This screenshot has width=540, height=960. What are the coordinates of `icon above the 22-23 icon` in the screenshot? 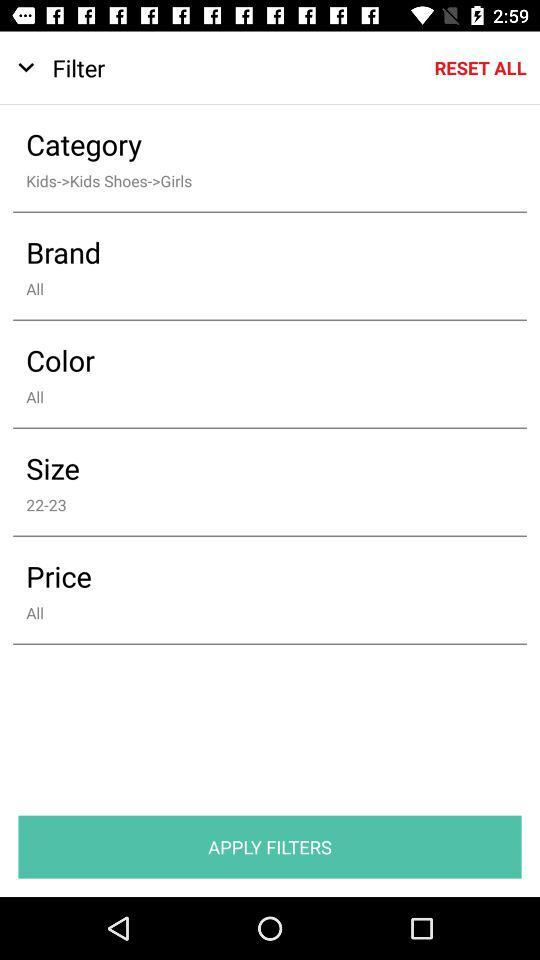 It's located at (256, 468).